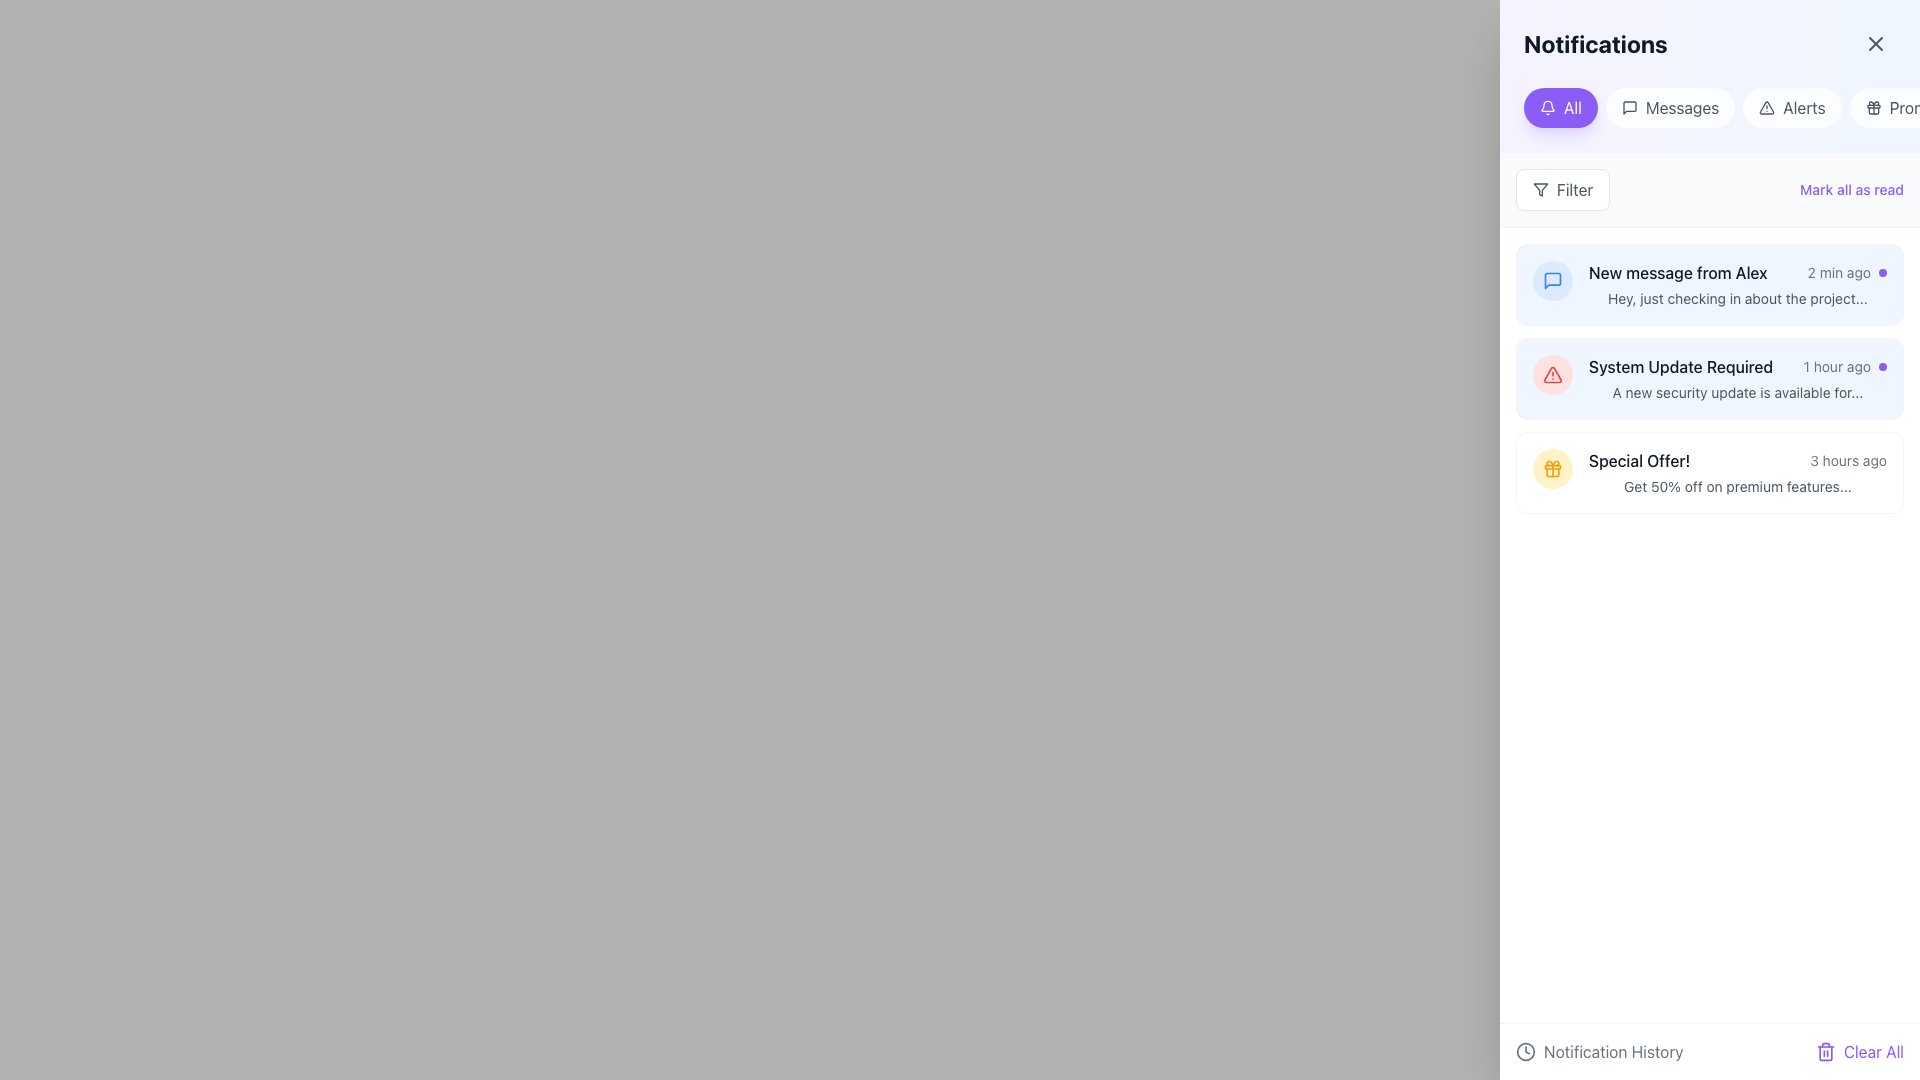 The width and height of the screenshot is (1920, 1080). What do you see at coordinates (1875, 43) in the screenshot?
I see `the close or 'X' icon located at the top-right corner of the notification panel` at bounding box center [1875, 43].